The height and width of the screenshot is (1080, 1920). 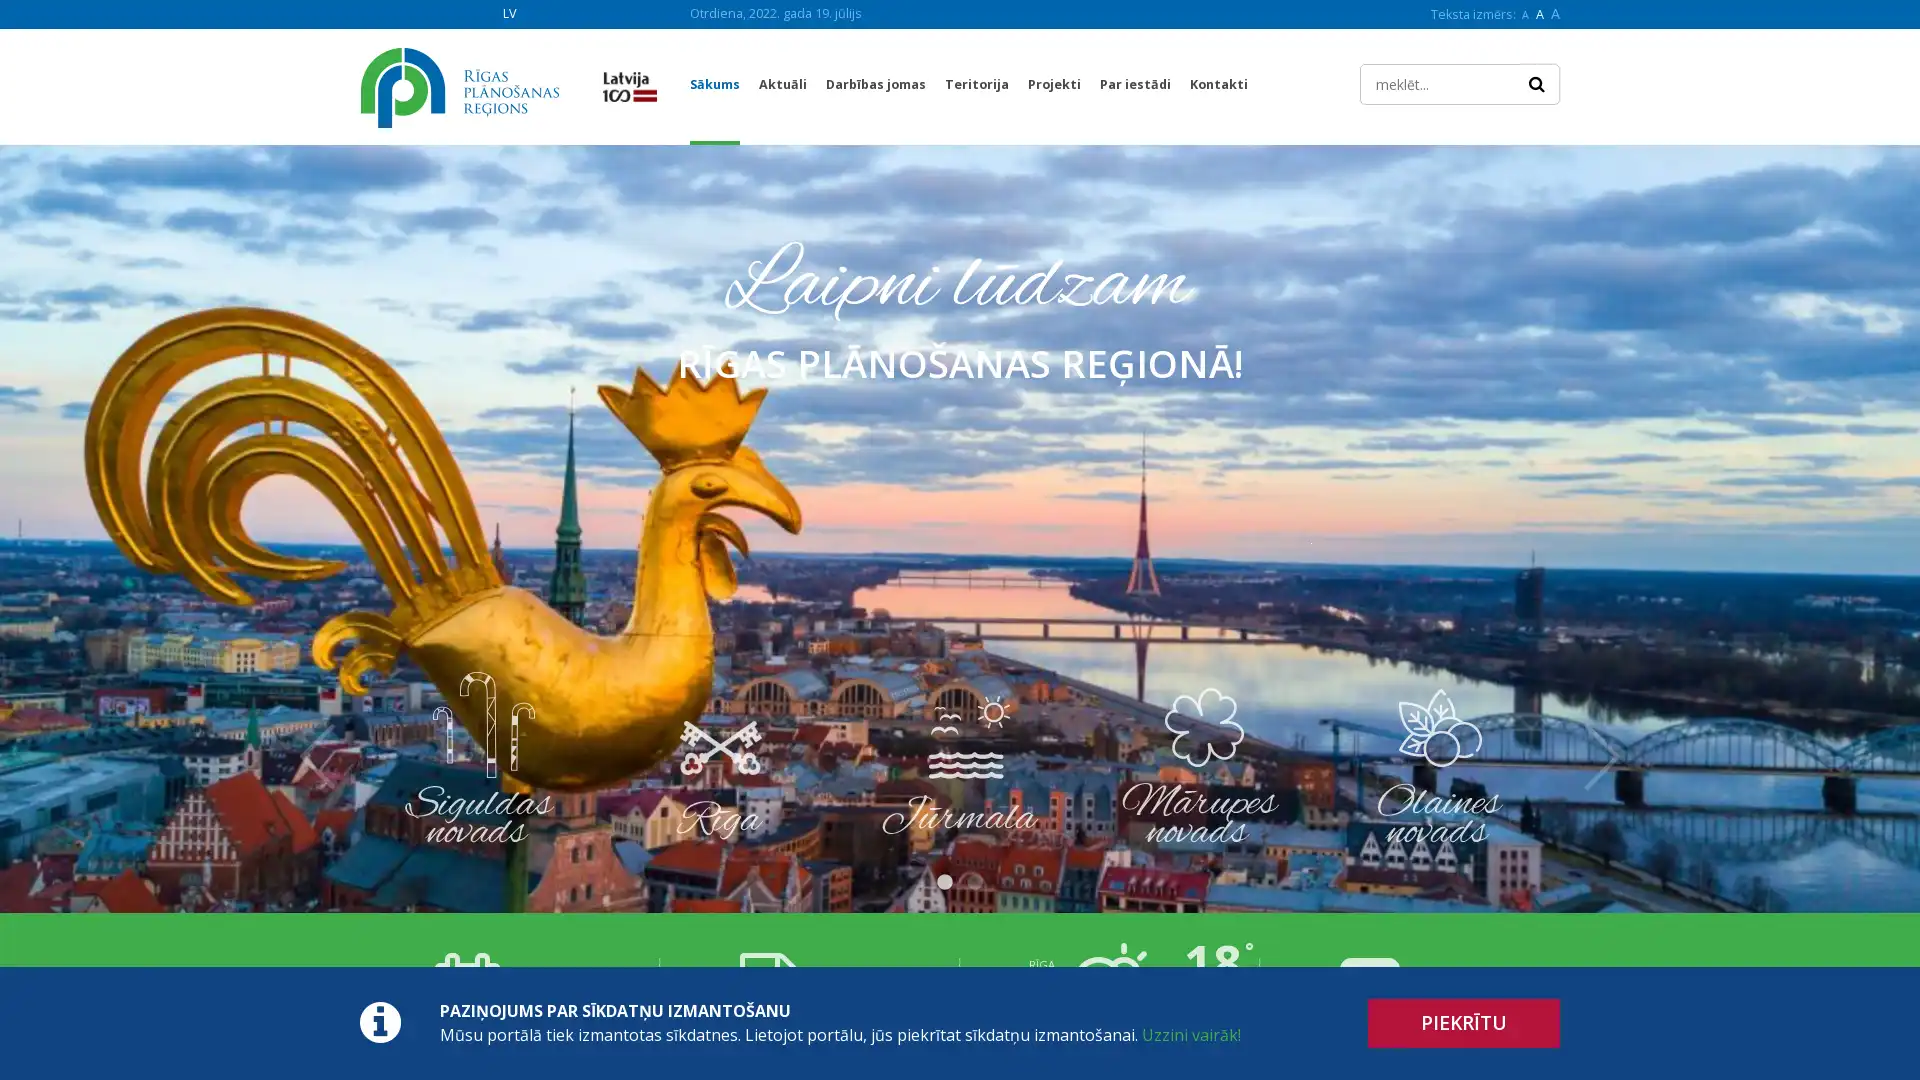 What do you see at coordinates (316, 756) in the screenshot?
I see `Previous` at bounding box center [316, 756].